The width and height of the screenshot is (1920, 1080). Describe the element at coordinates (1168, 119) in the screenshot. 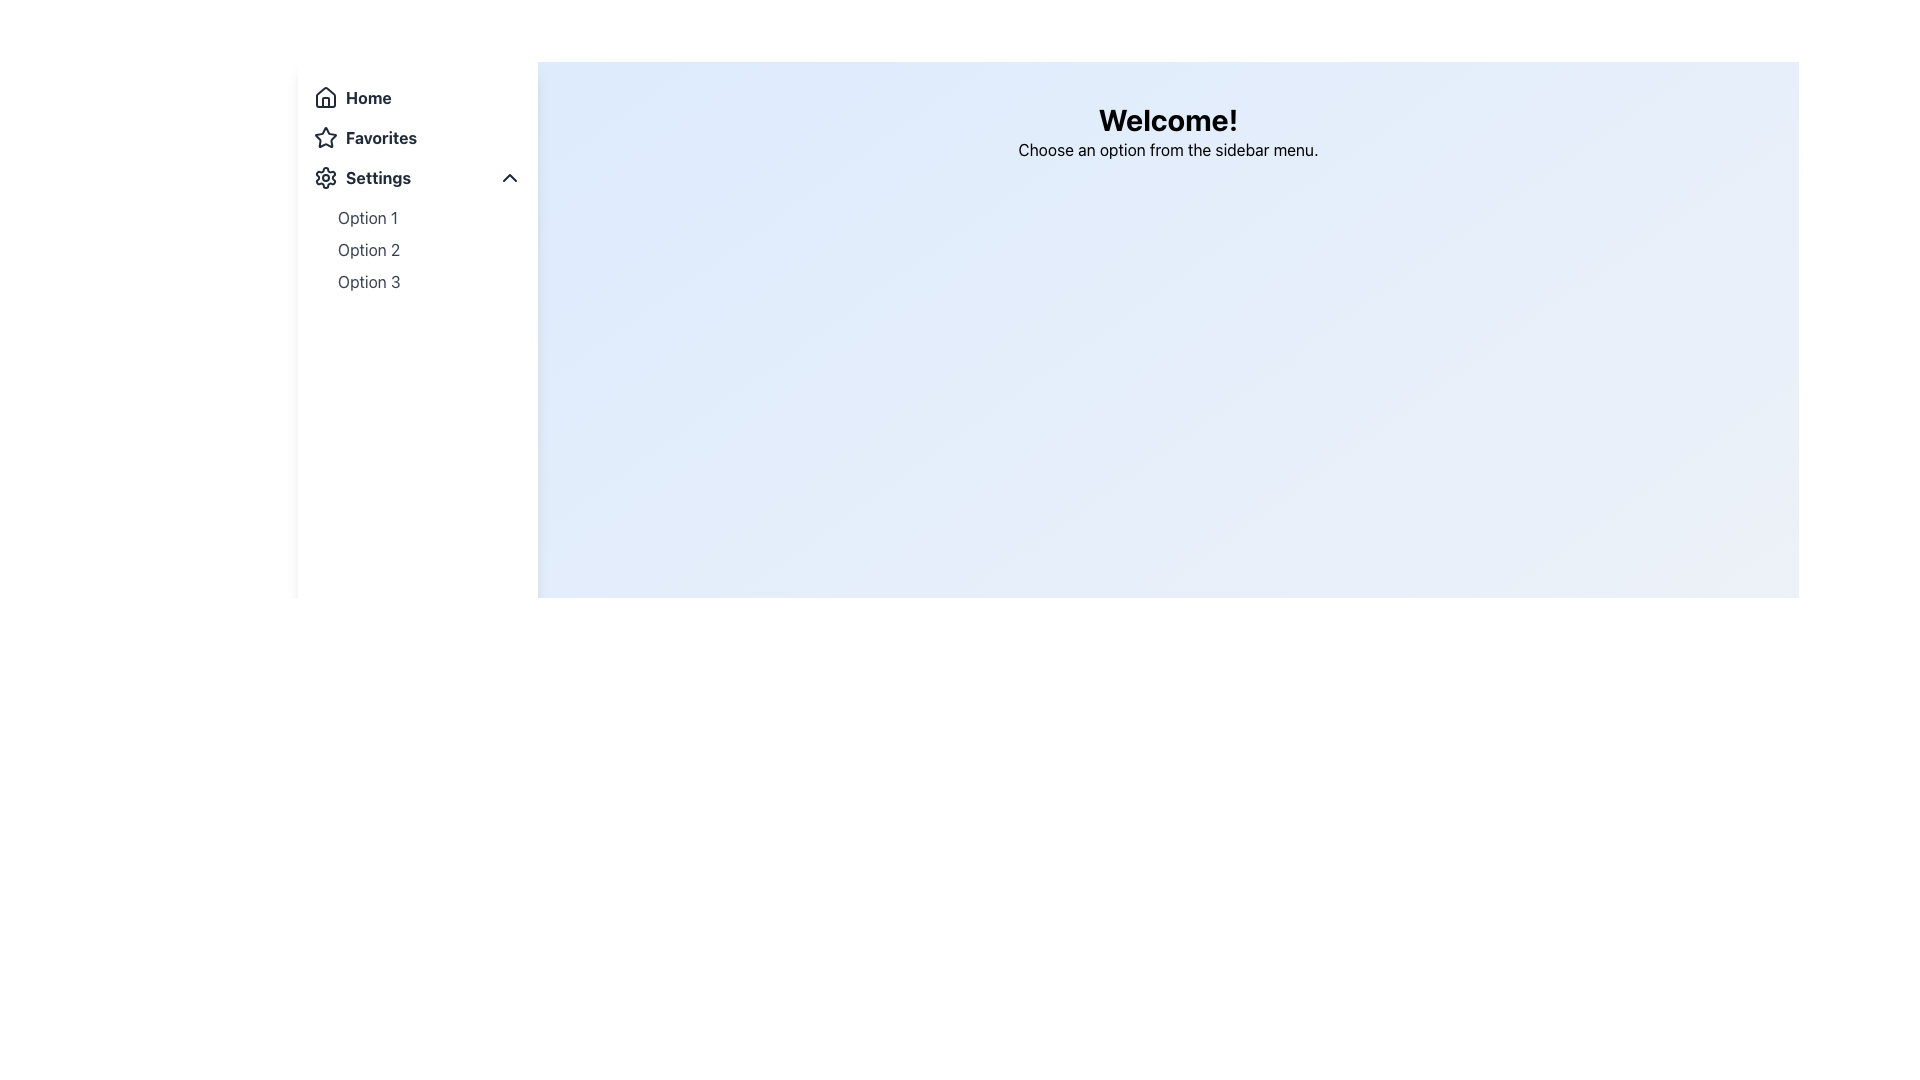

I see `the welcoming header text element located at the top center of the main content area, directly above the text 'Choose an option from the sidebar menu'` at that location.